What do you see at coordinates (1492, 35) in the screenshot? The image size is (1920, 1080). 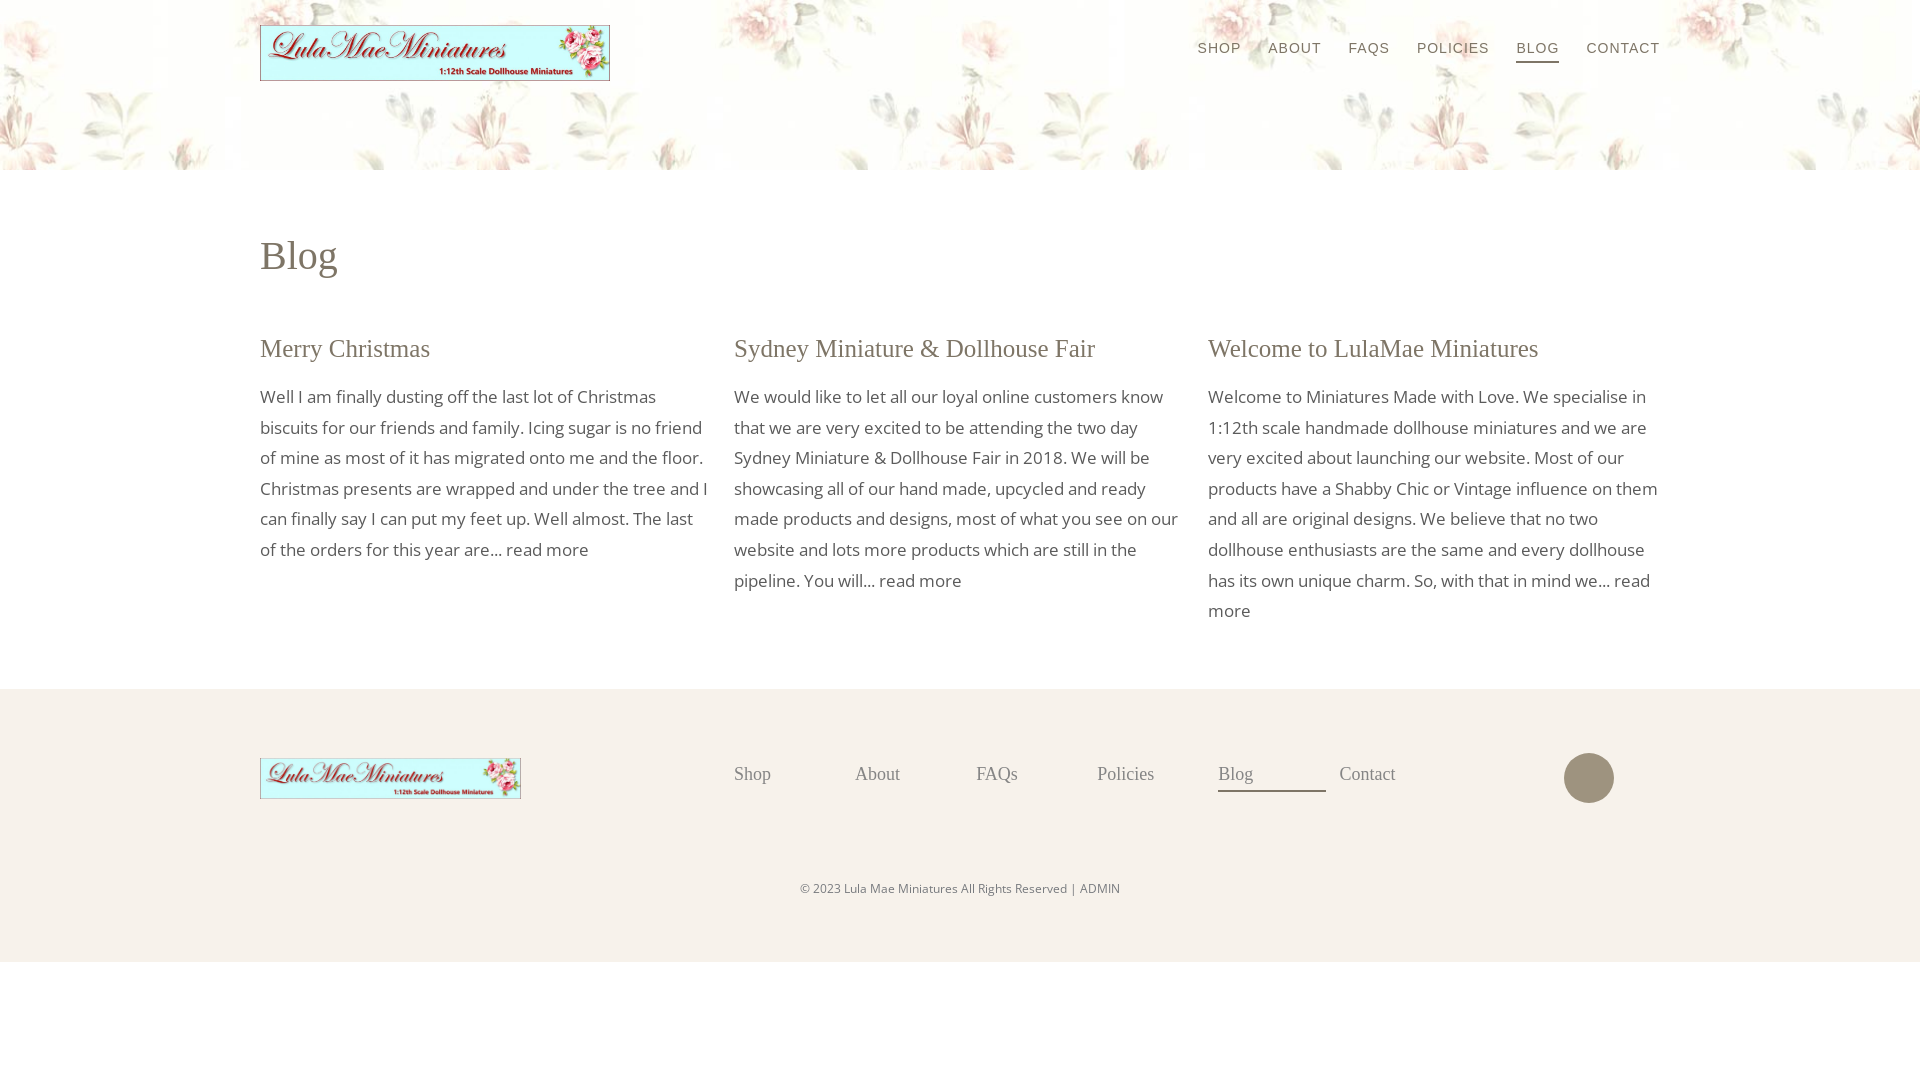 I see `'BLOG'` at bounding box center [1492, 35].